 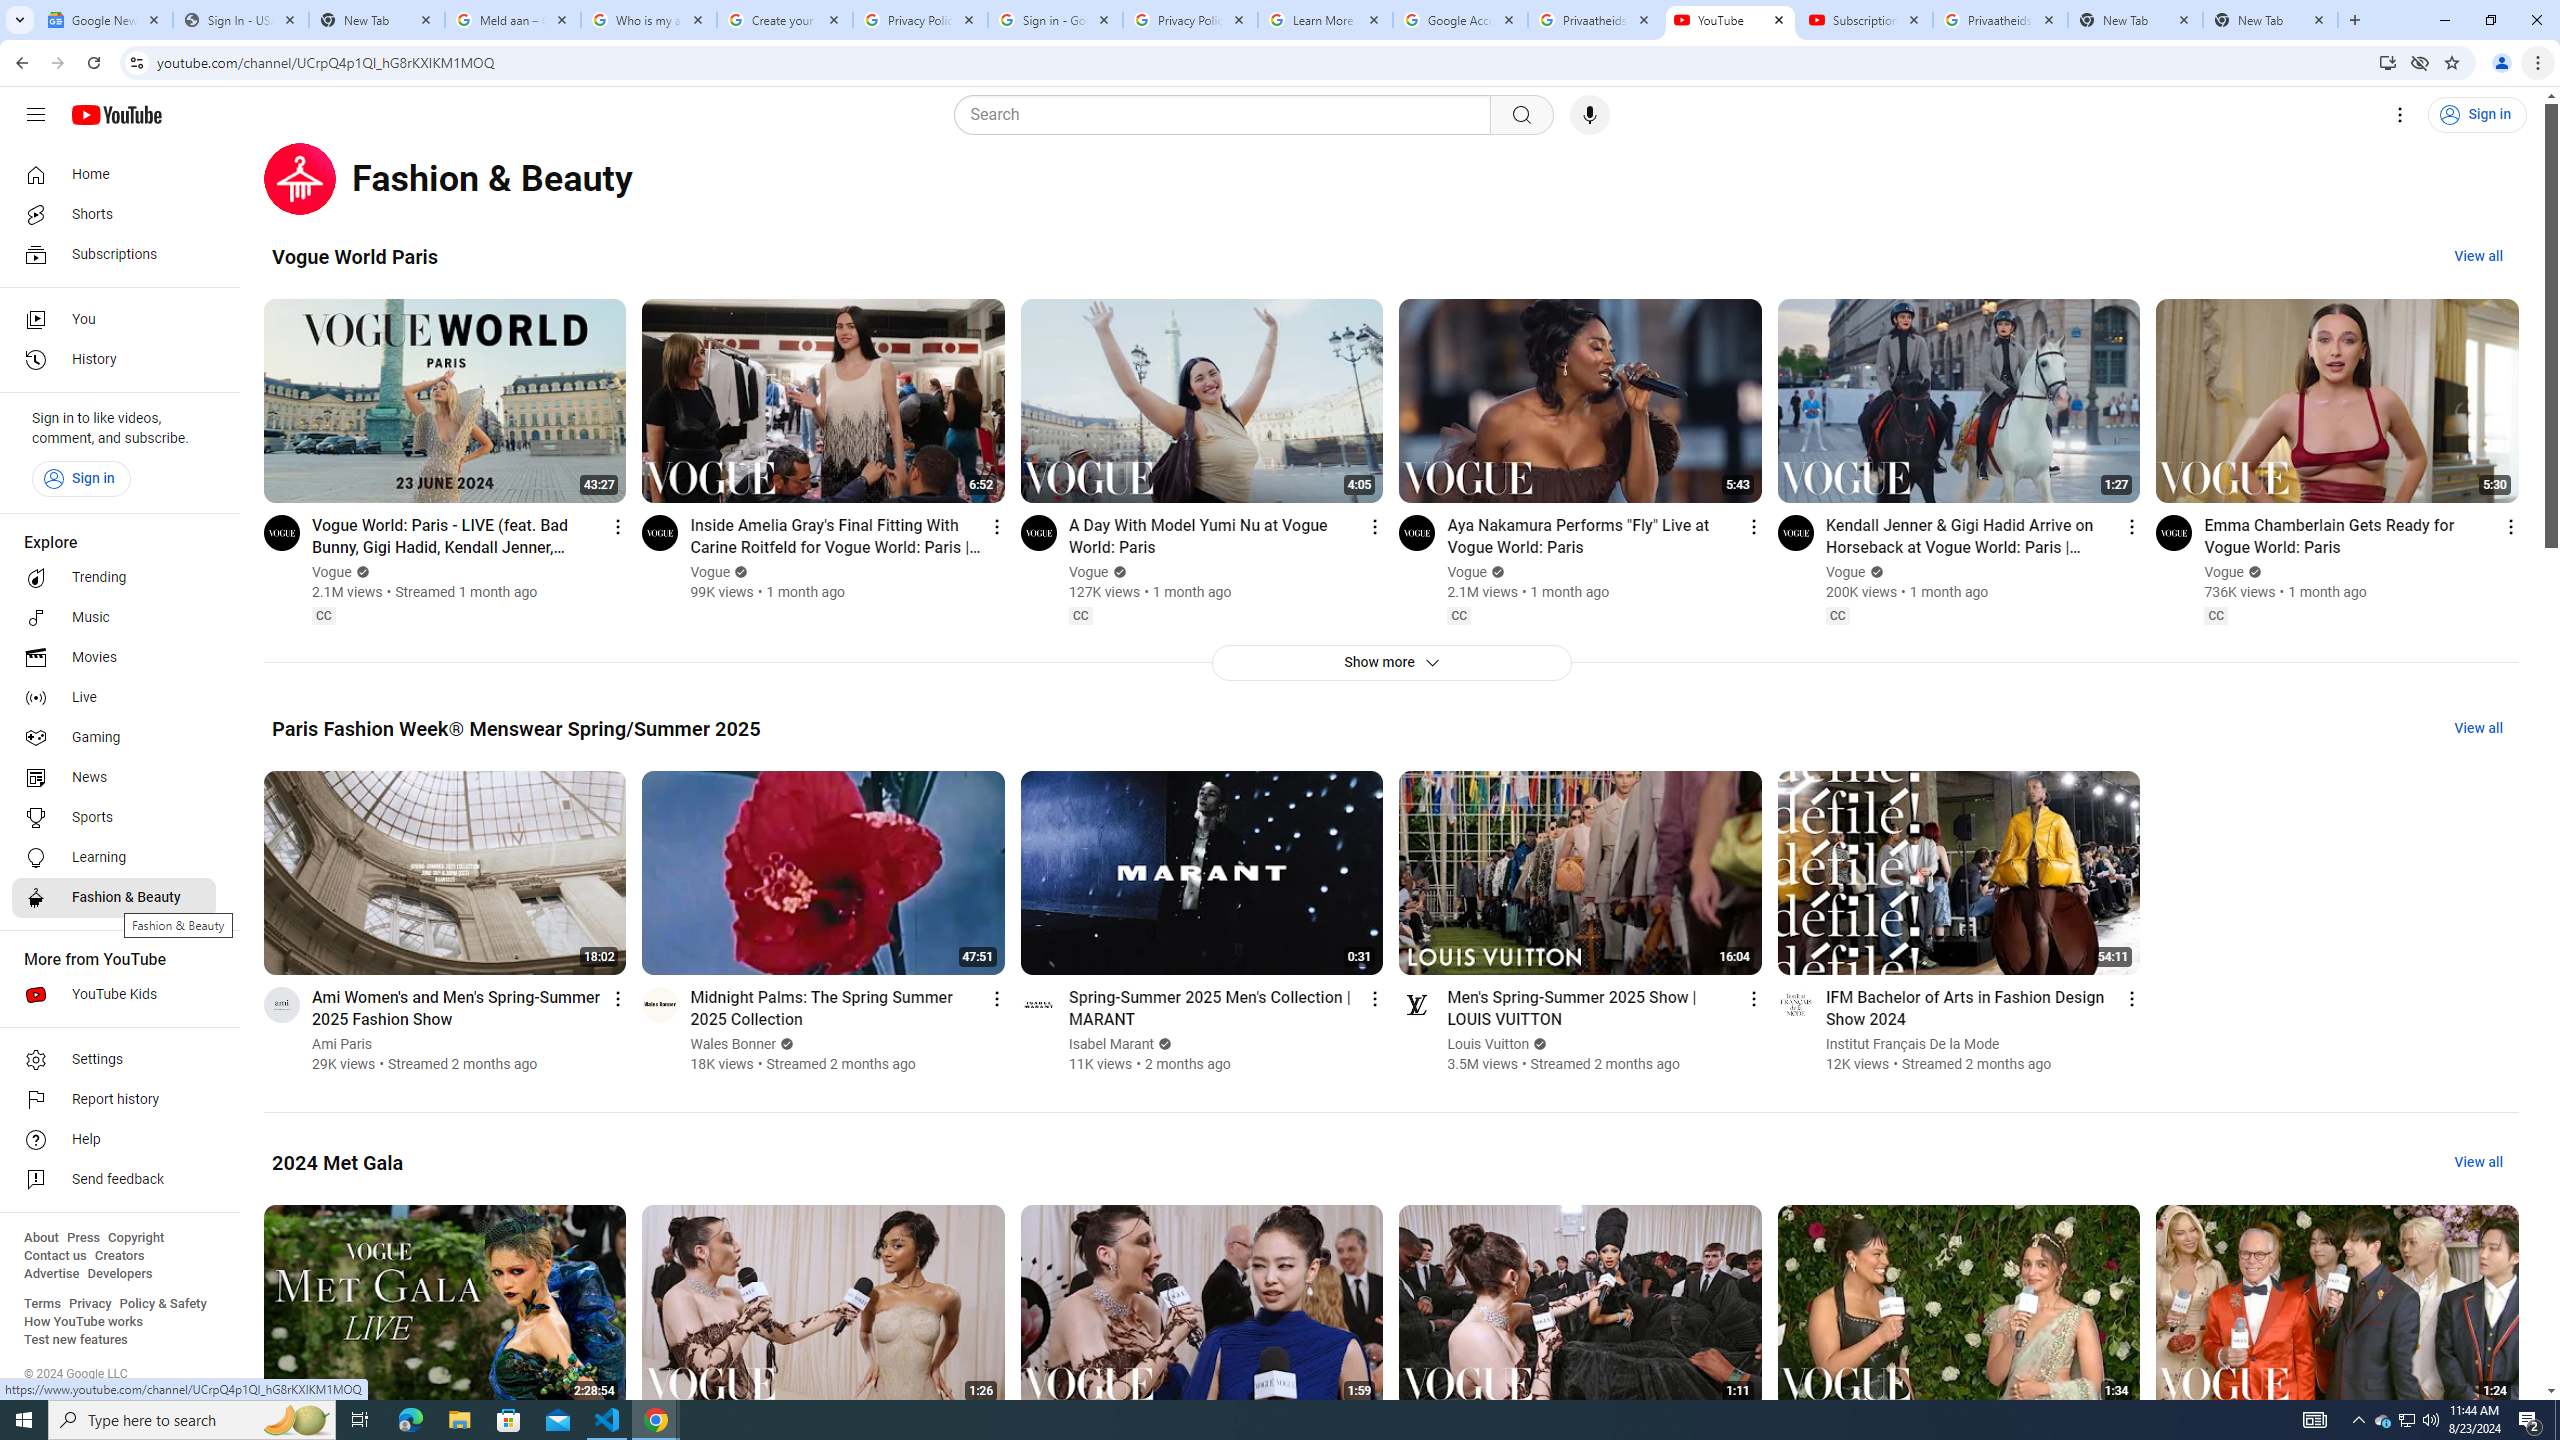 What do you see at coordinates (1866, 19) in the screenshot?
I see `'Subscriptions - YouTube'` at bounding box center [1866, 19].